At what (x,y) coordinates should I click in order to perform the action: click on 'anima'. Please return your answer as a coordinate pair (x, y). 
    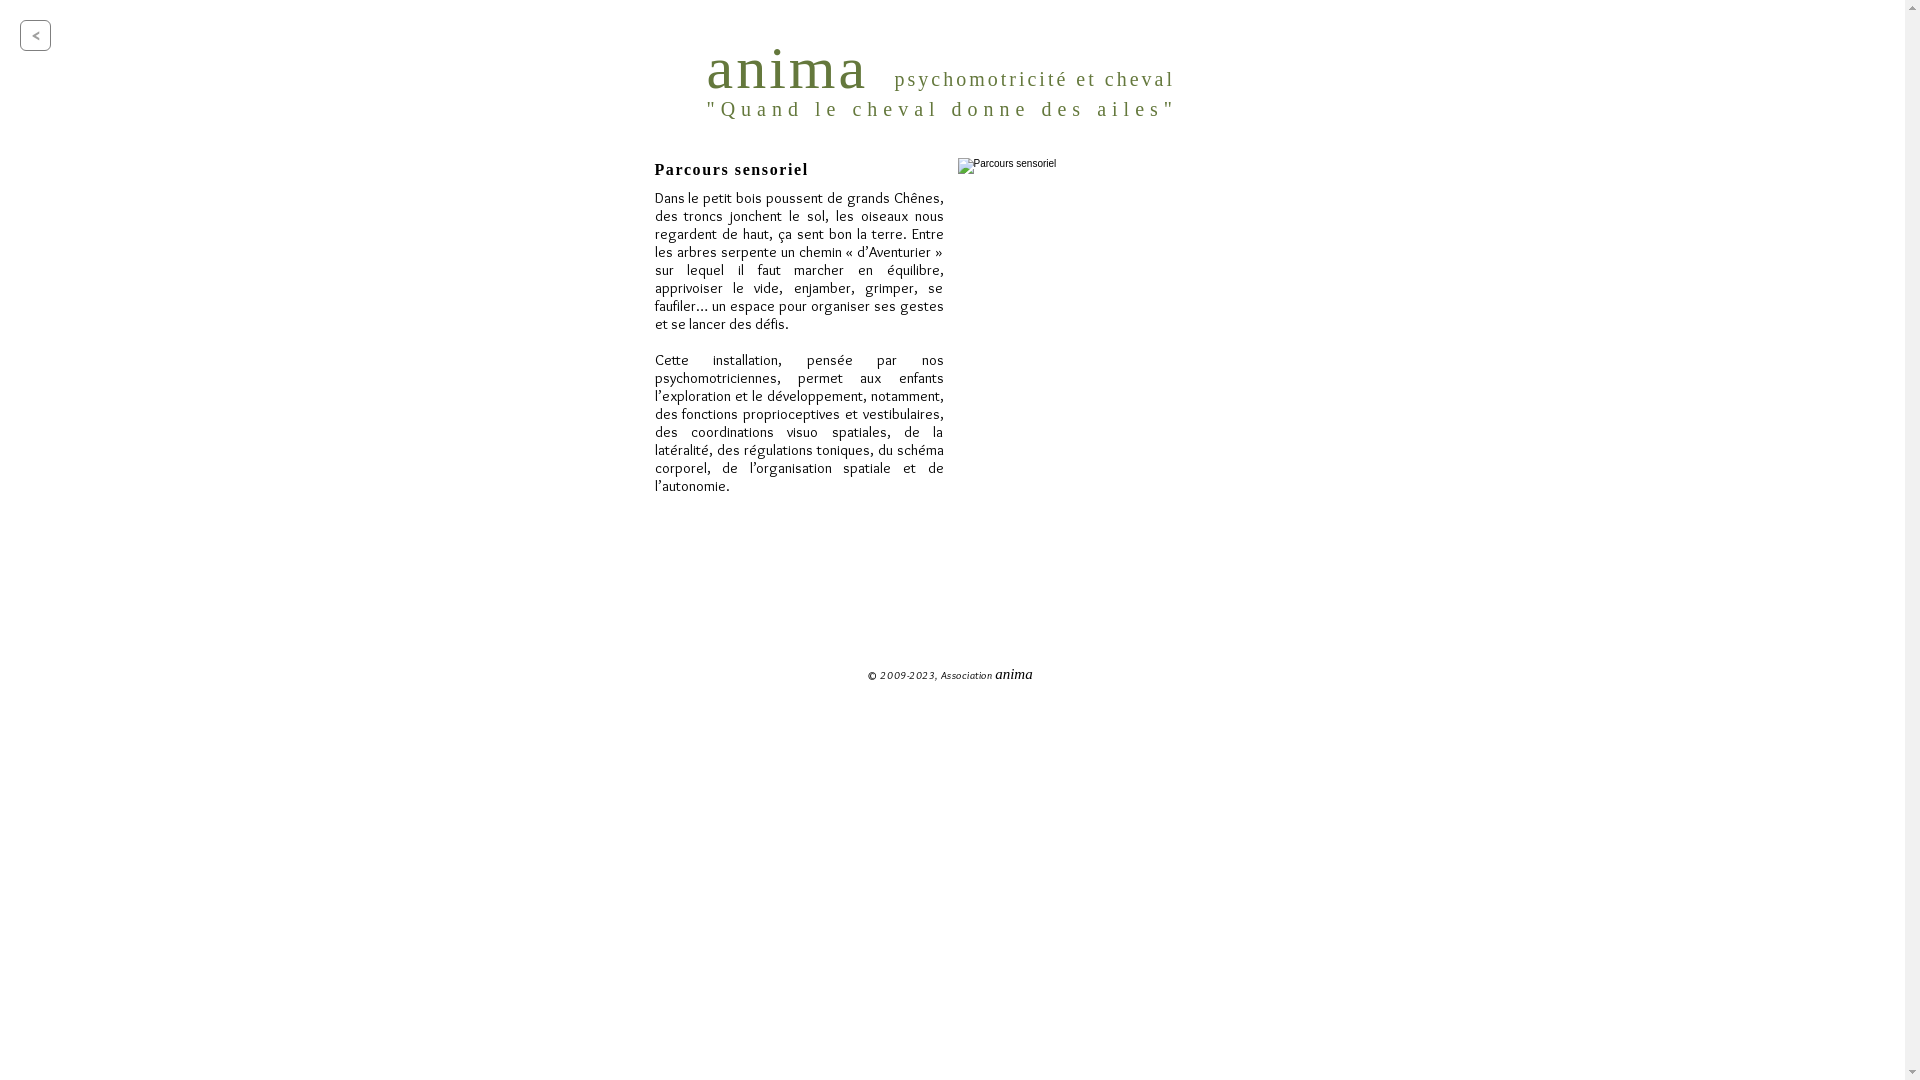
    Looking at the image, I should click on (786, 67).